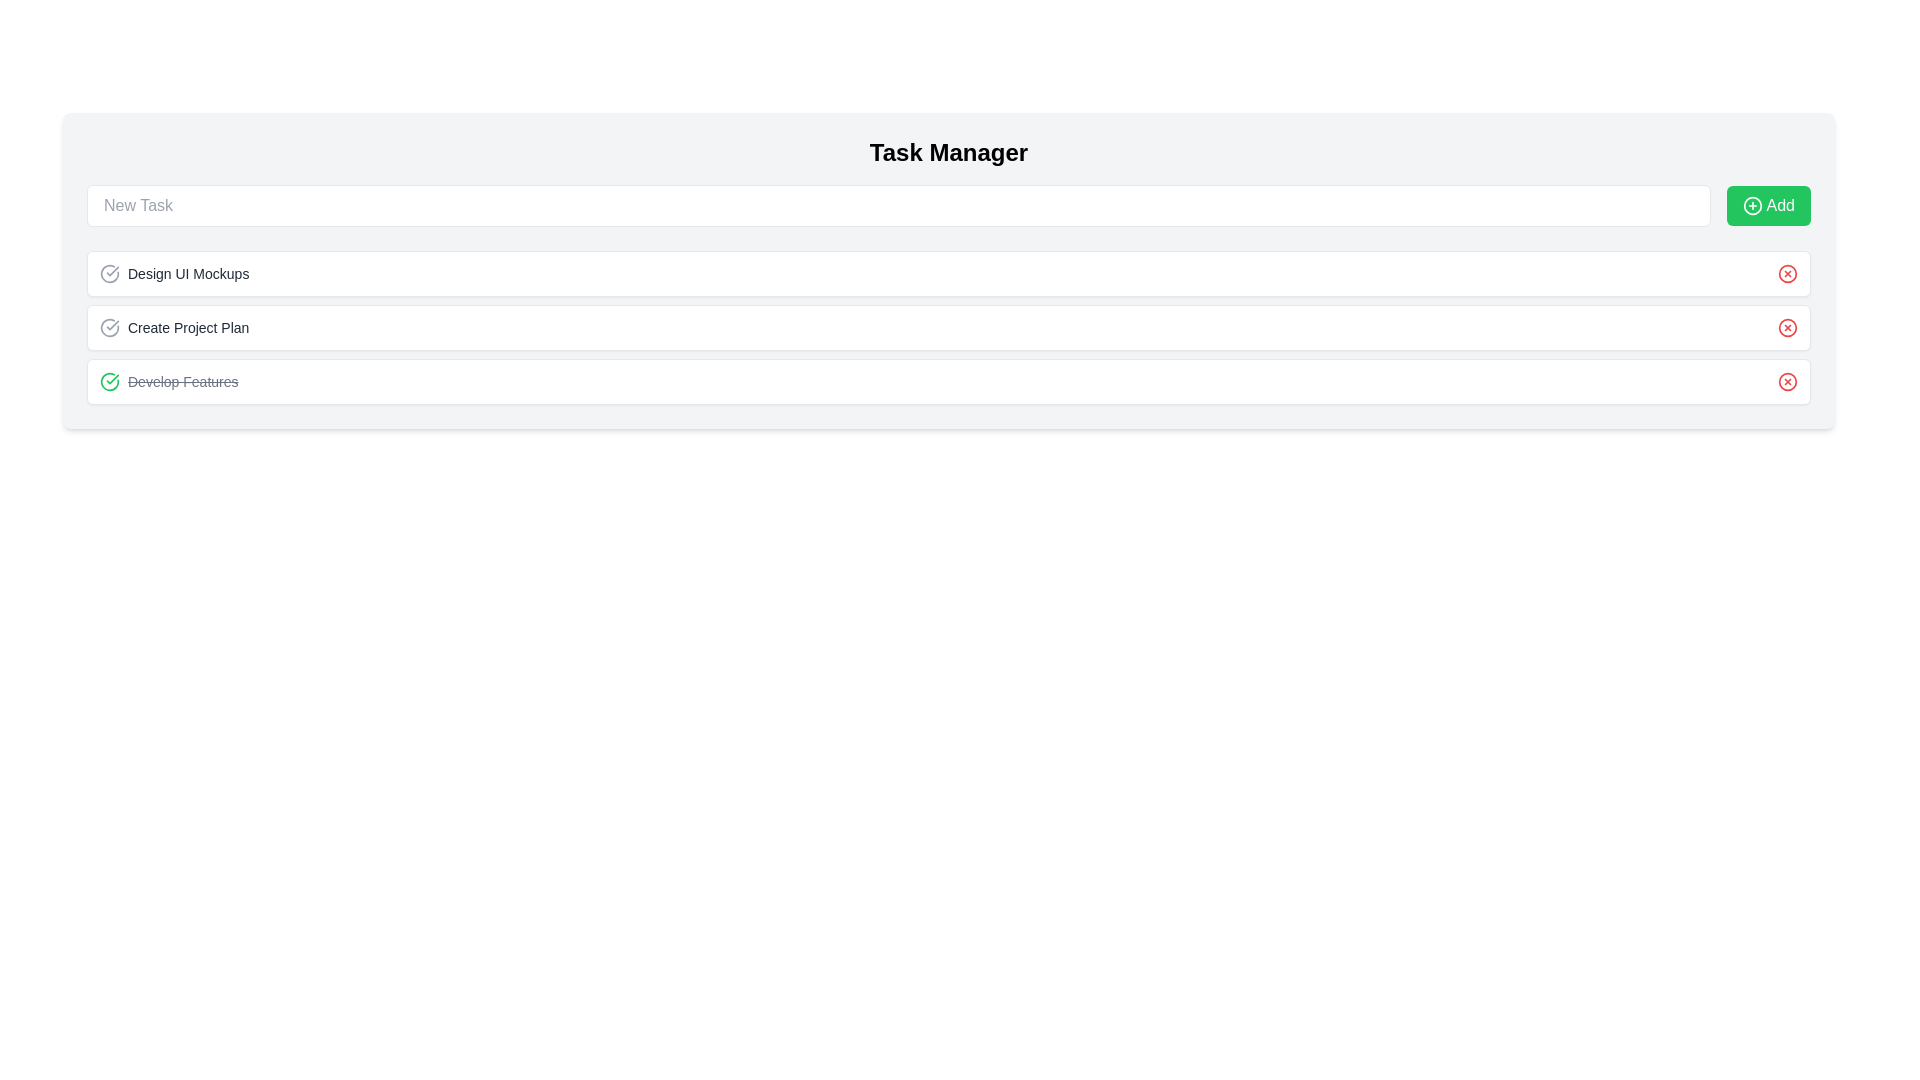  What do you see at coordinates (1788, 381) in the screenshot?
I see `the Circle element that signifies deletion in the Task Manager interface, located at the far right end of the fourth task item` at bounding box center [1788, 381].